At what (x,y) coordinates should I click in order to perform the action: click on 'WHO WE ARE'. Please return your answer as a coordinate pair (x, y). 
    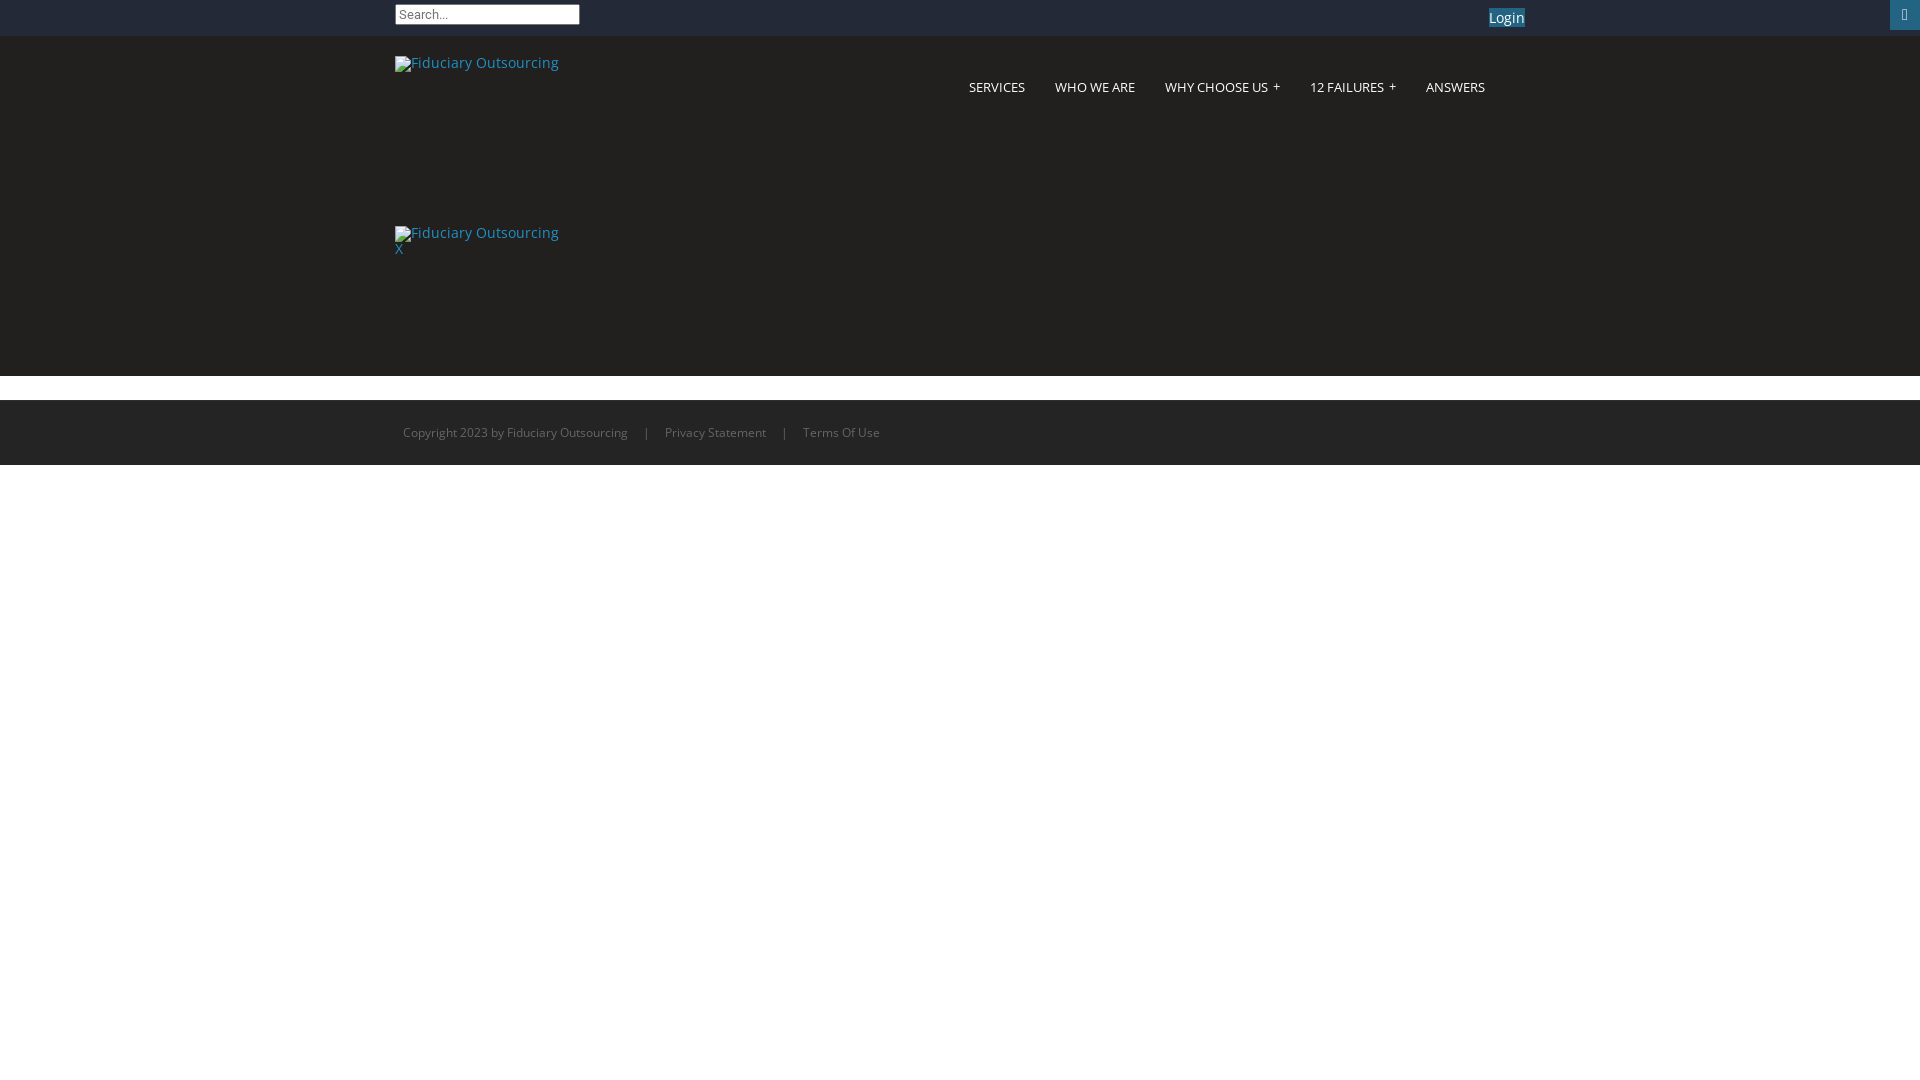
    Looking at the image, I should click on (1093, 86).